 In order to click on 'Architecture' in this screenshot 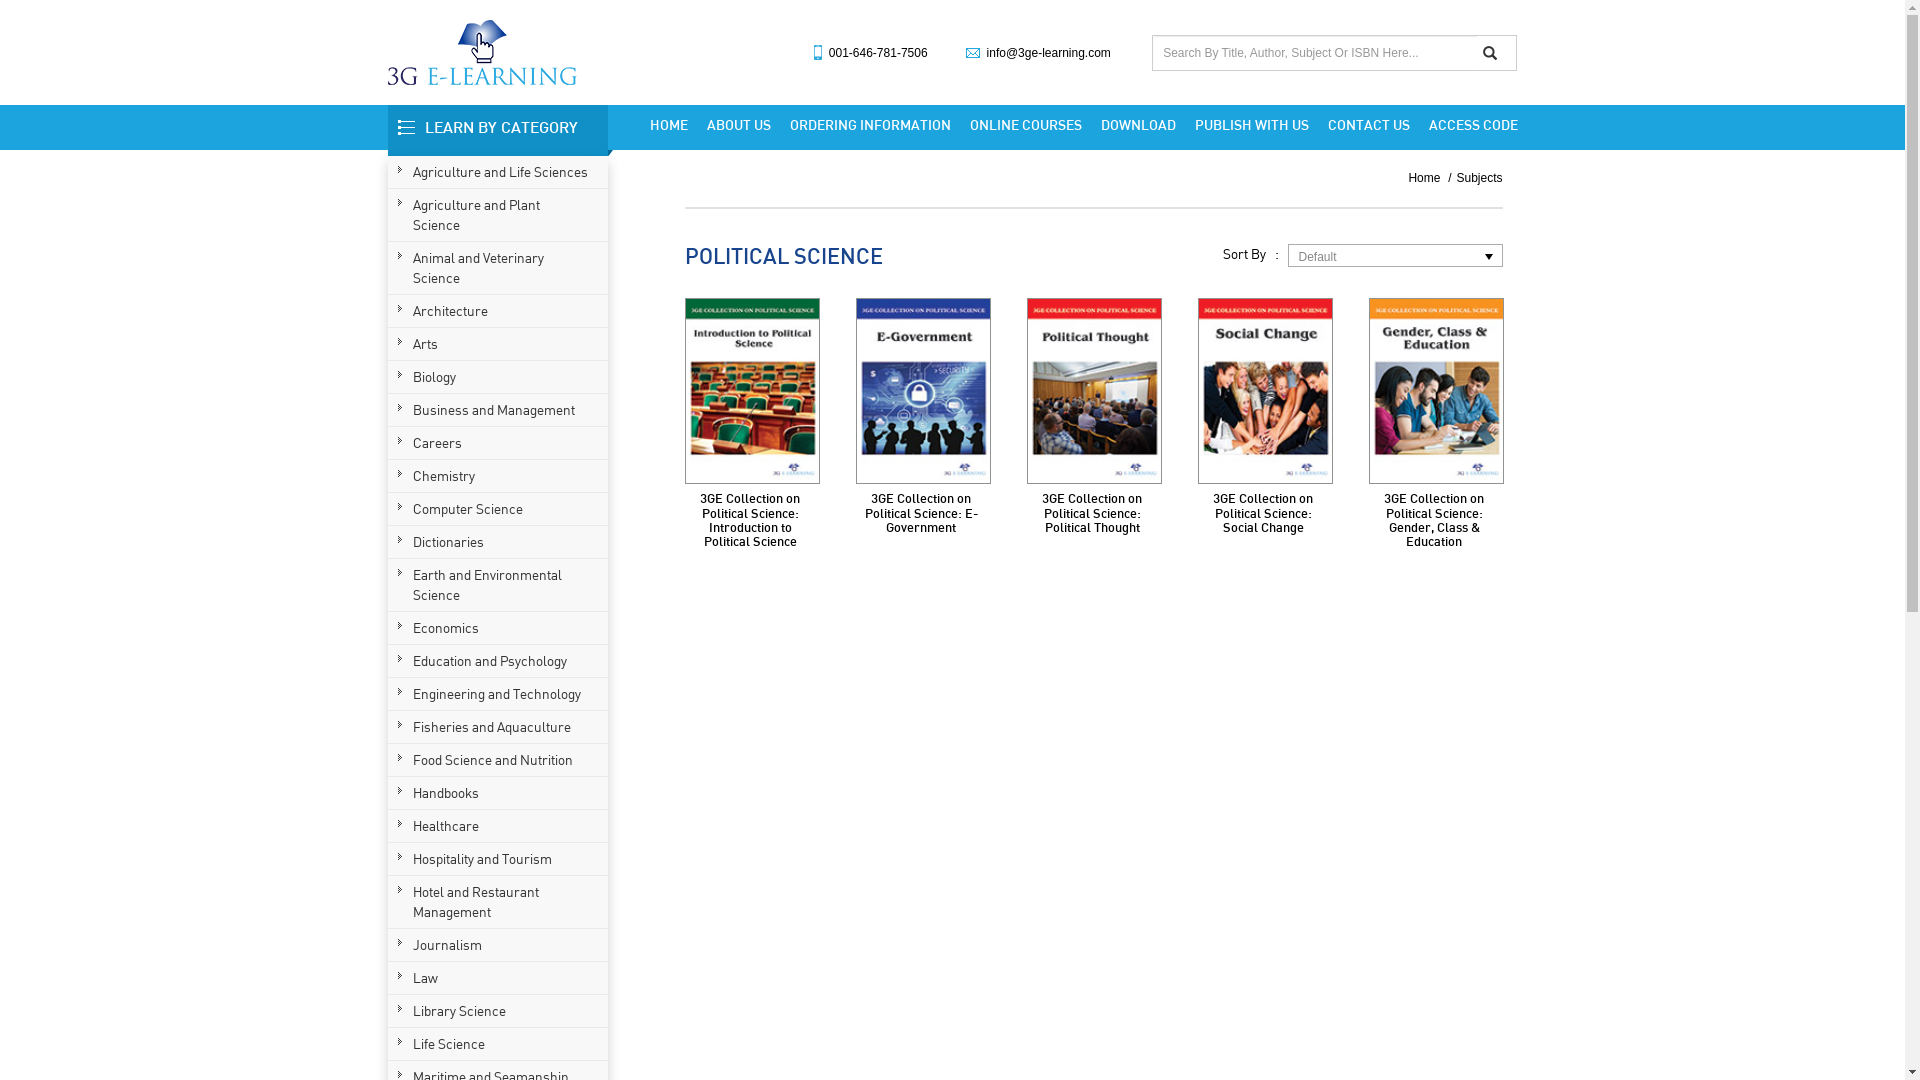, I will do `click(392, 311)`.